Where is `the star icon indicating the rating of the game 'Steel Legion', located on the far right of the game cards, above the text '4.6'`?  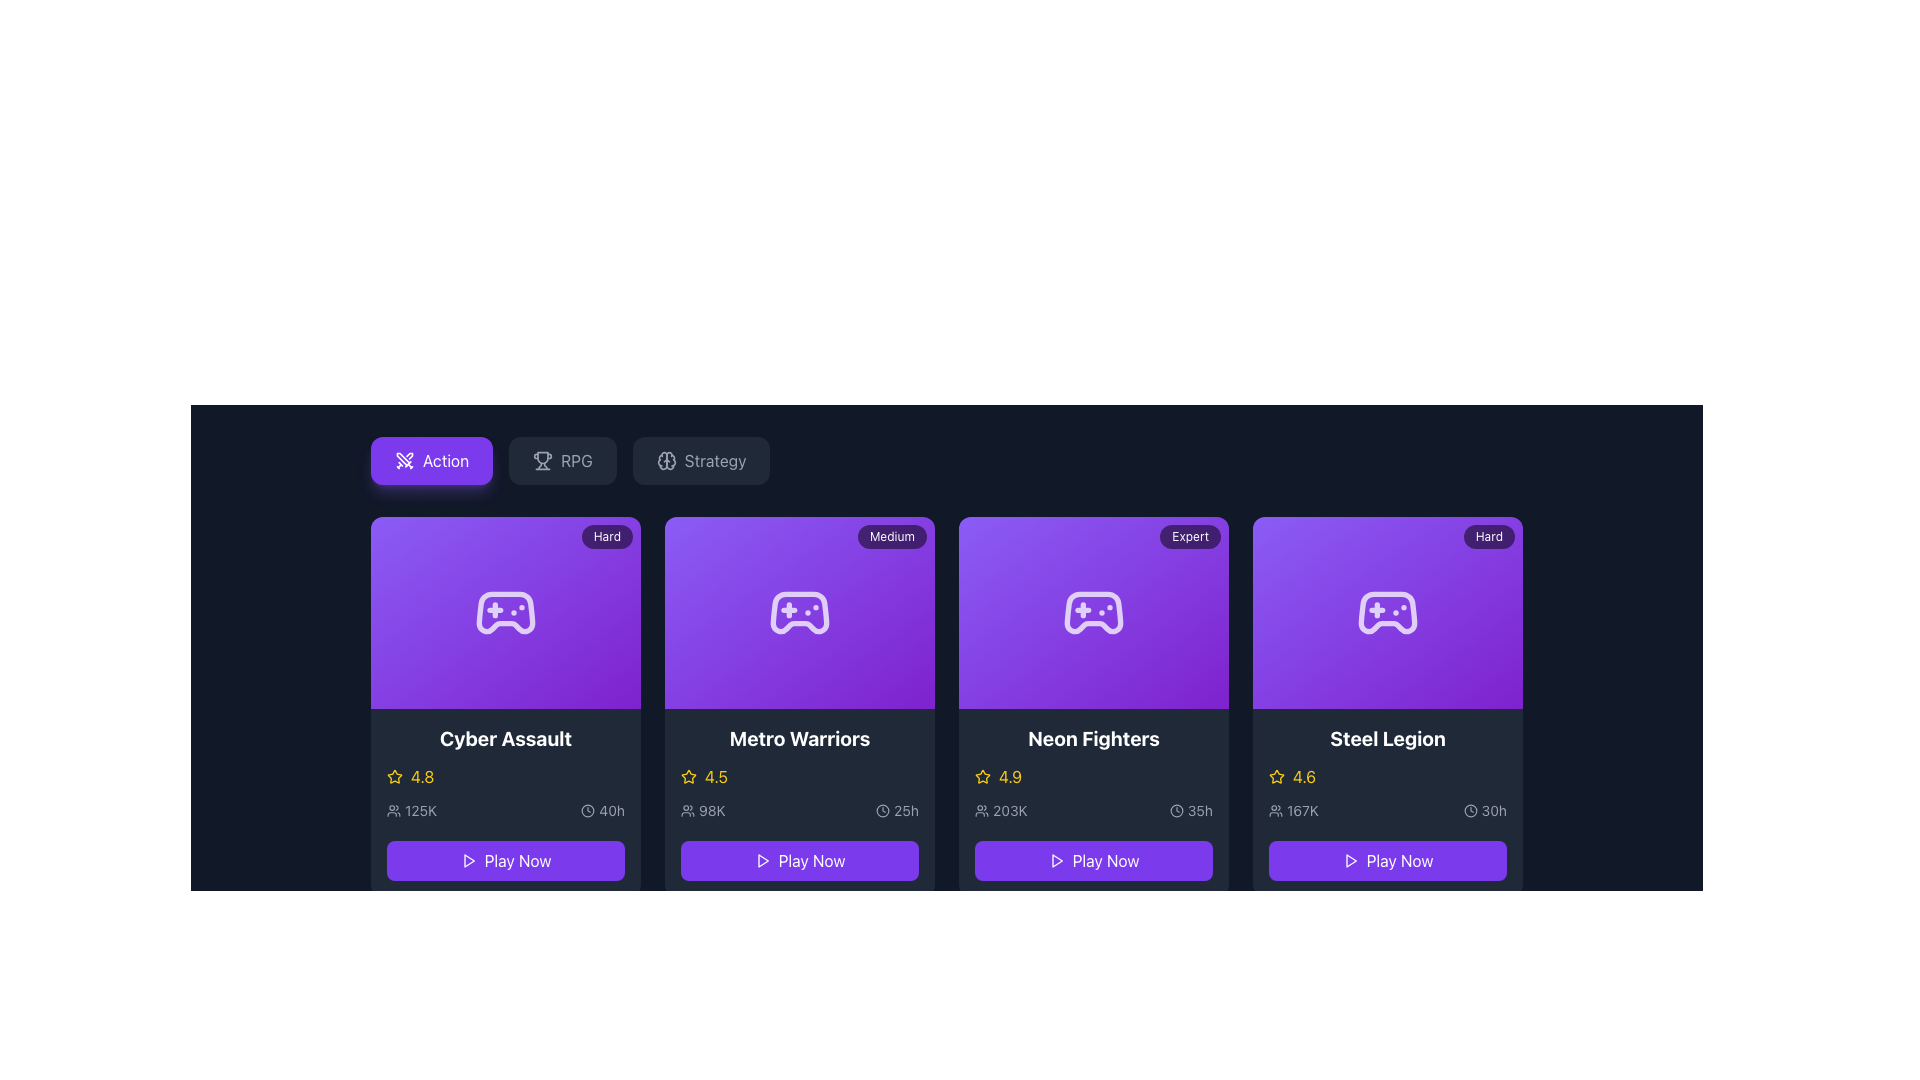 the star icon indicating the rating of the game 'Steel Legion', located on the far right of the game cards, above the text '4.6' is located at coordinates (1275, 775).